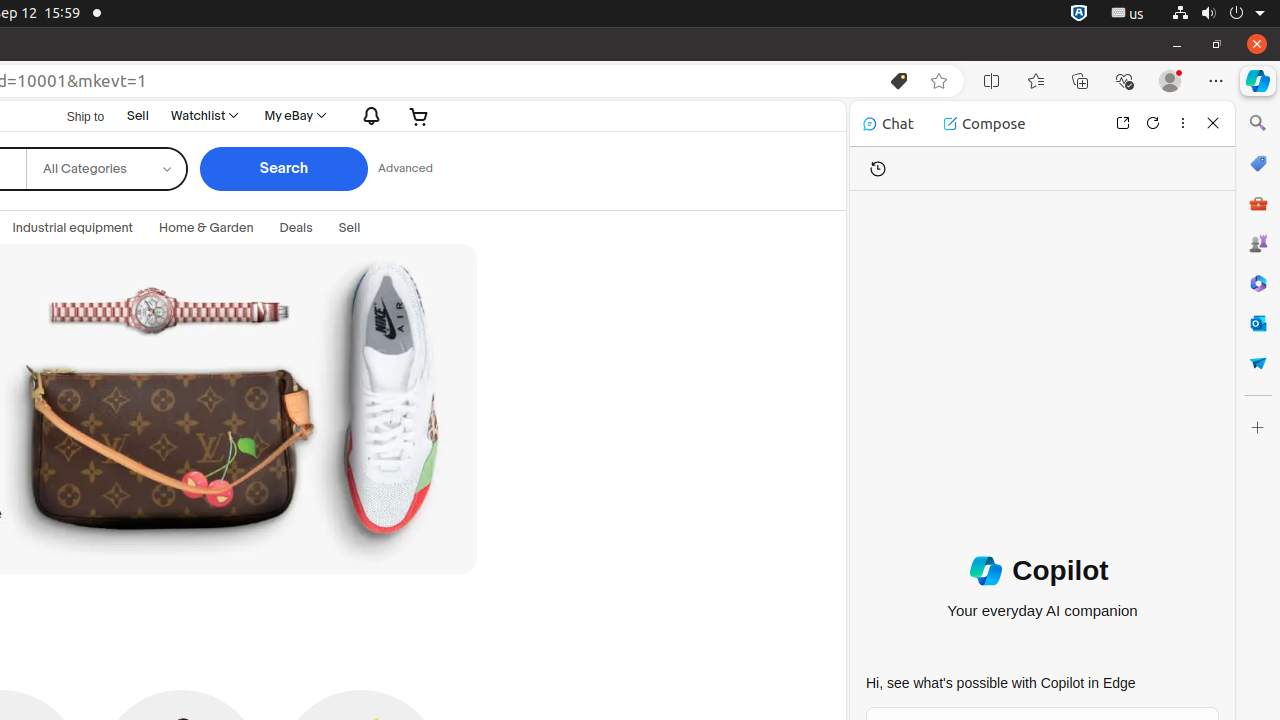  I want to click on 'Advanced Search', so click(403, 167).